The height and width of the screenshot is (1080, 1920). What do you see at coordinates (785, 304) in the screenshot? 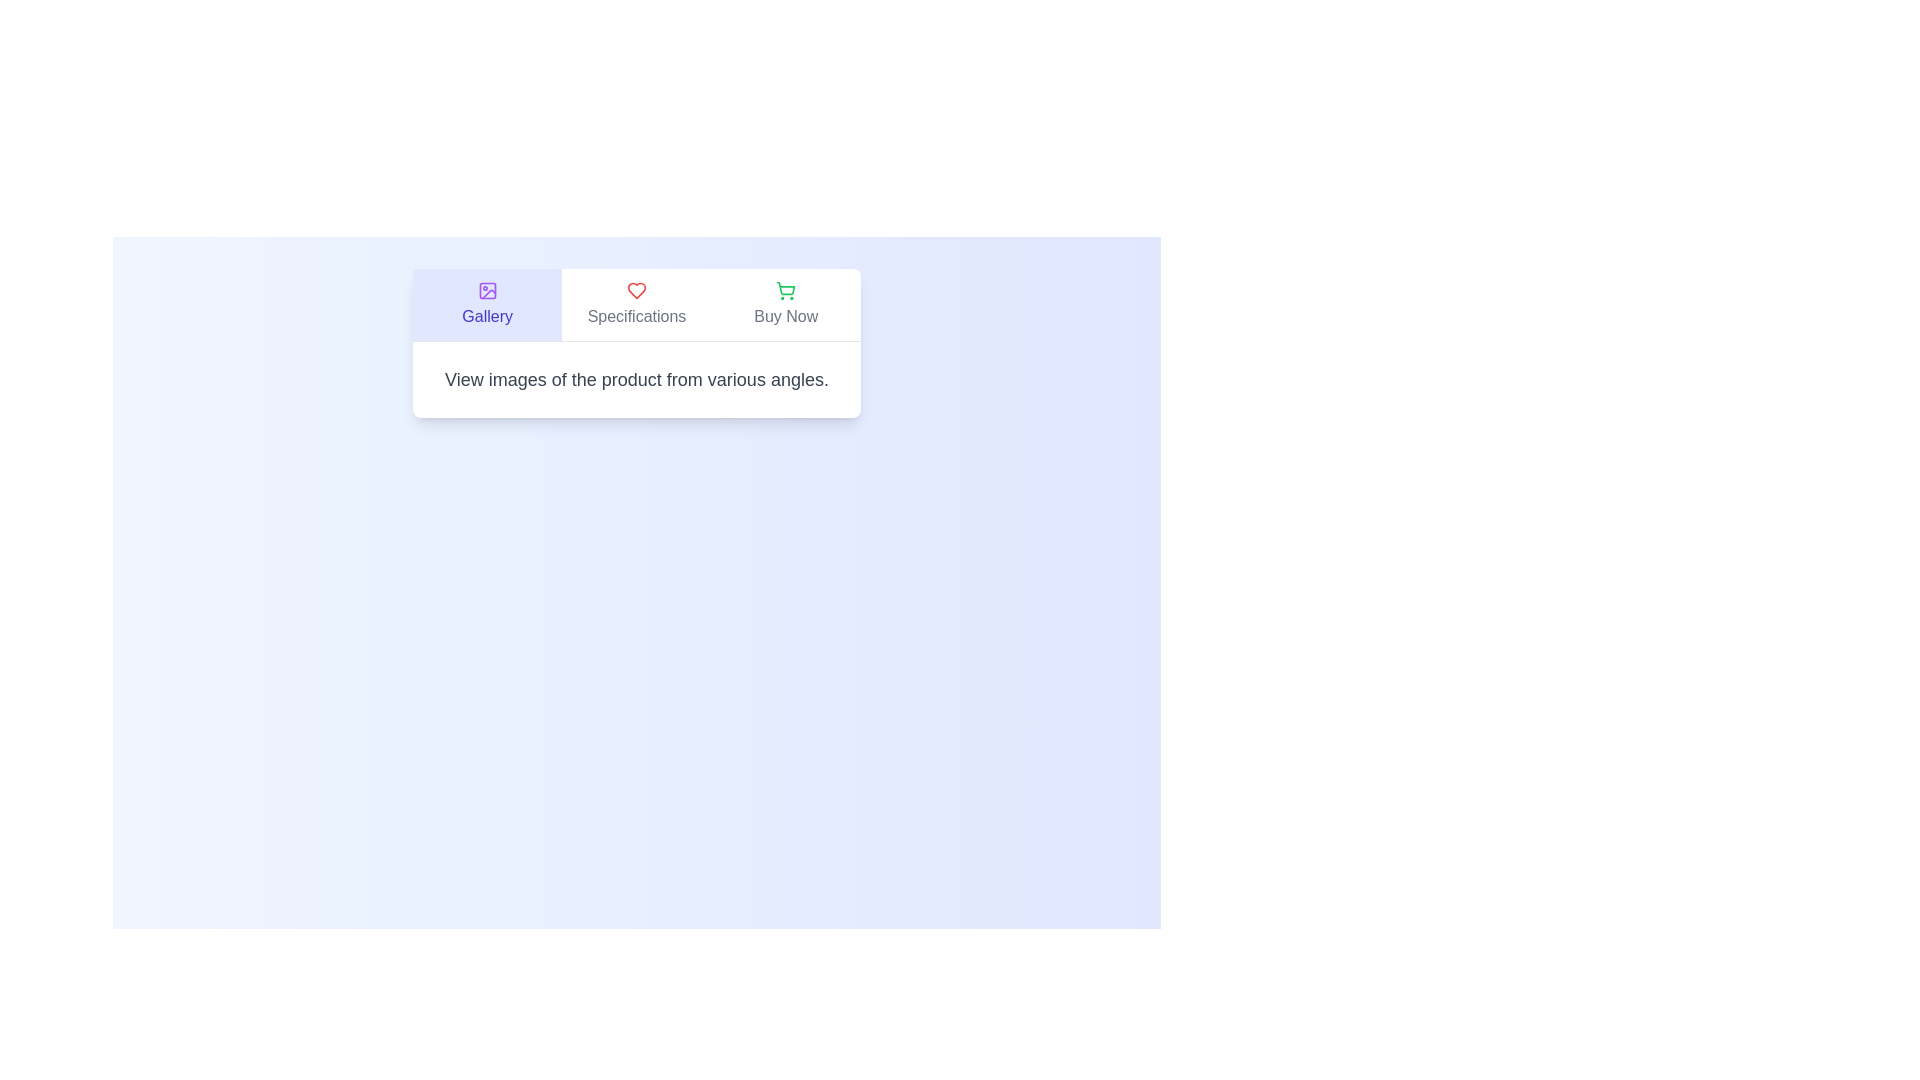
I see `the Buy Now tab to view its content` at bounding box center [785, 304].